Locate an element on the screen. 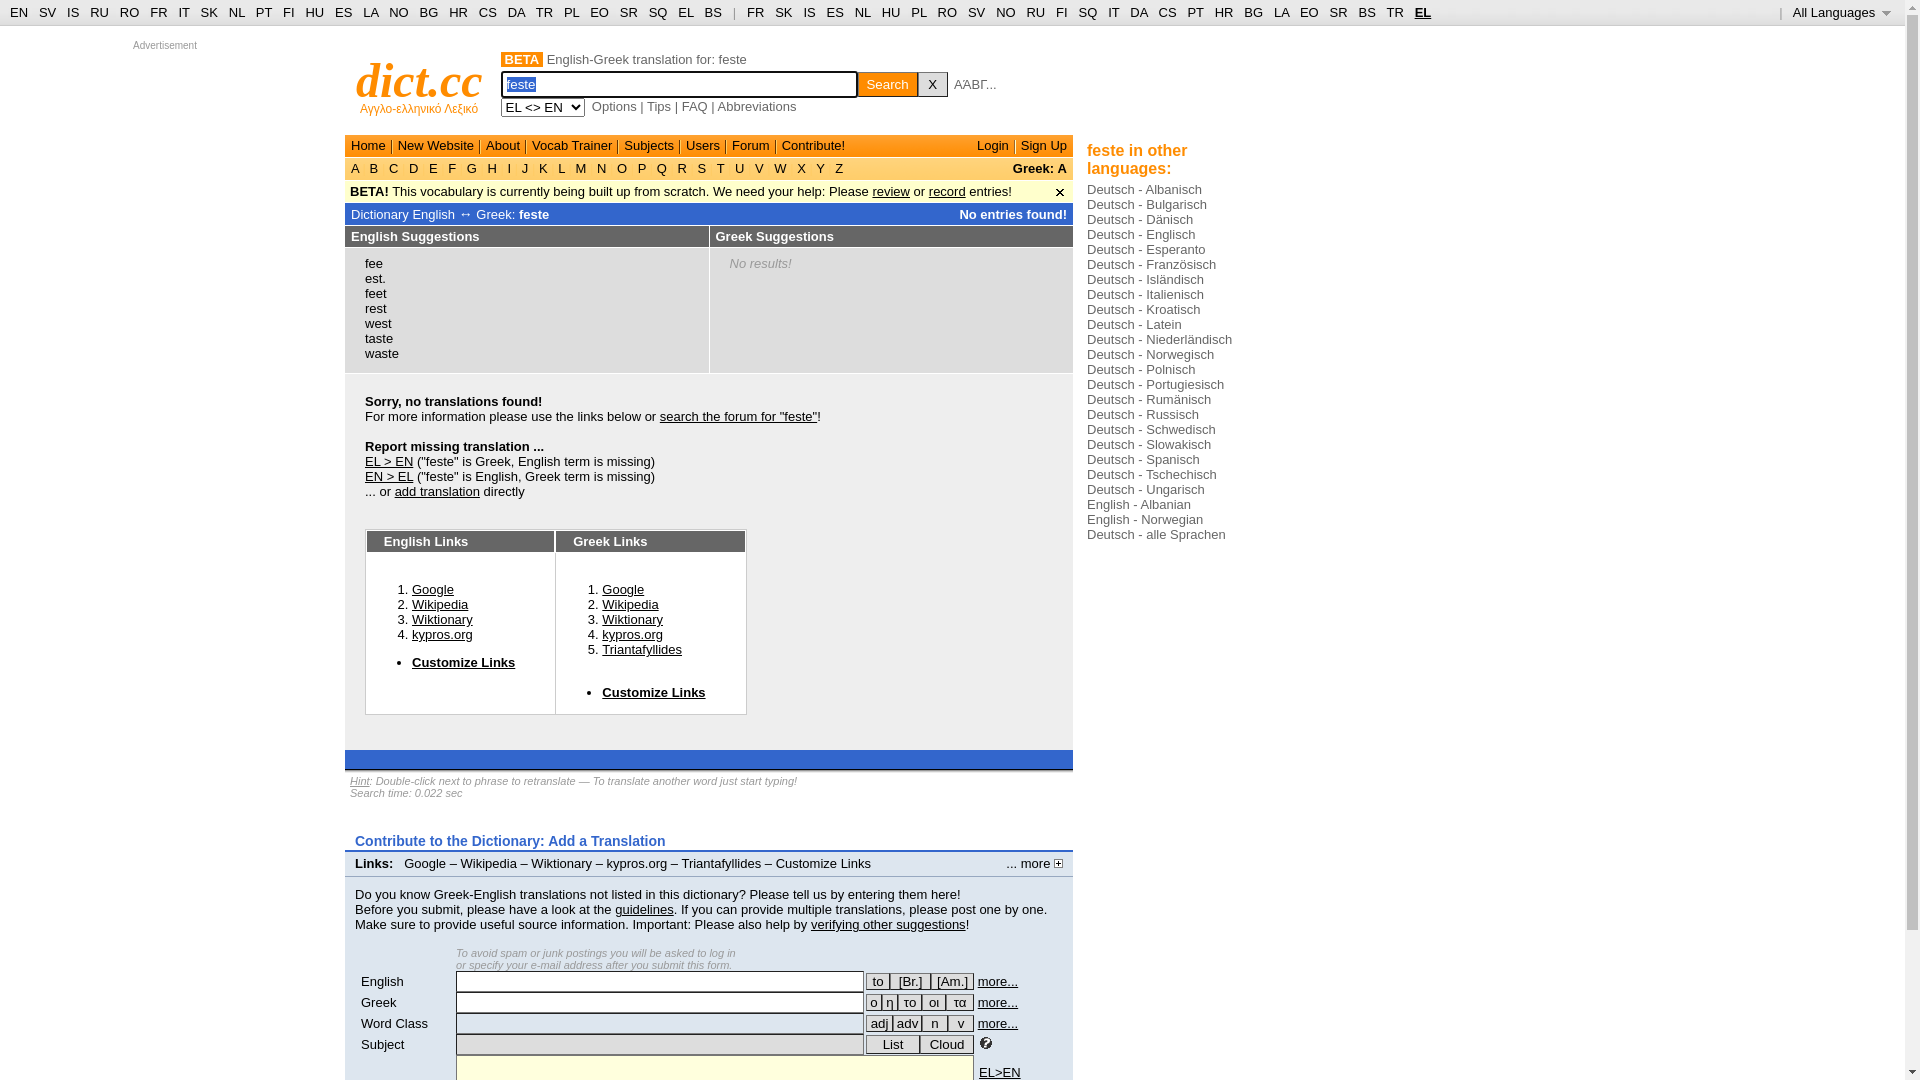  'Deutsch - Englisch' is located at coordinates (1141, 233).